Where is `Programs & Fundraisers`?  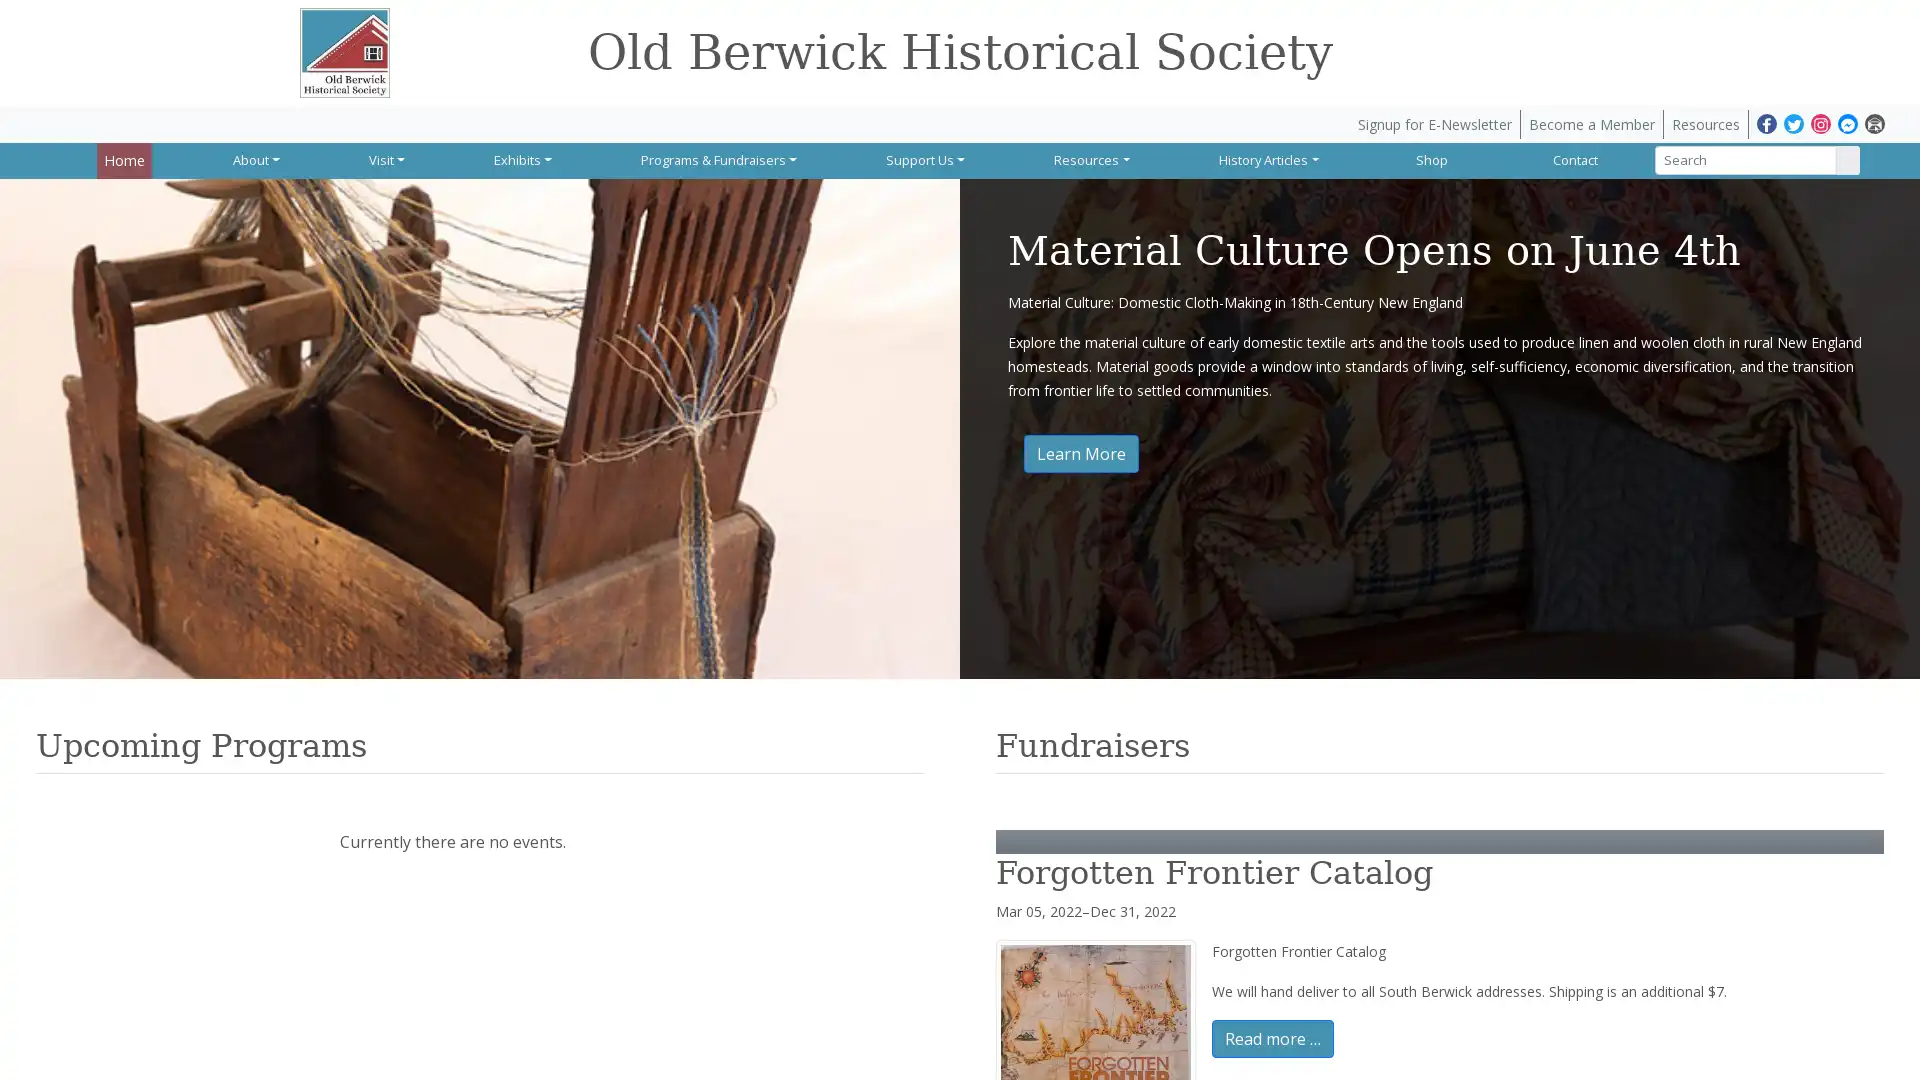 Programs & Fundraisers is located at coordinates (715, 158).